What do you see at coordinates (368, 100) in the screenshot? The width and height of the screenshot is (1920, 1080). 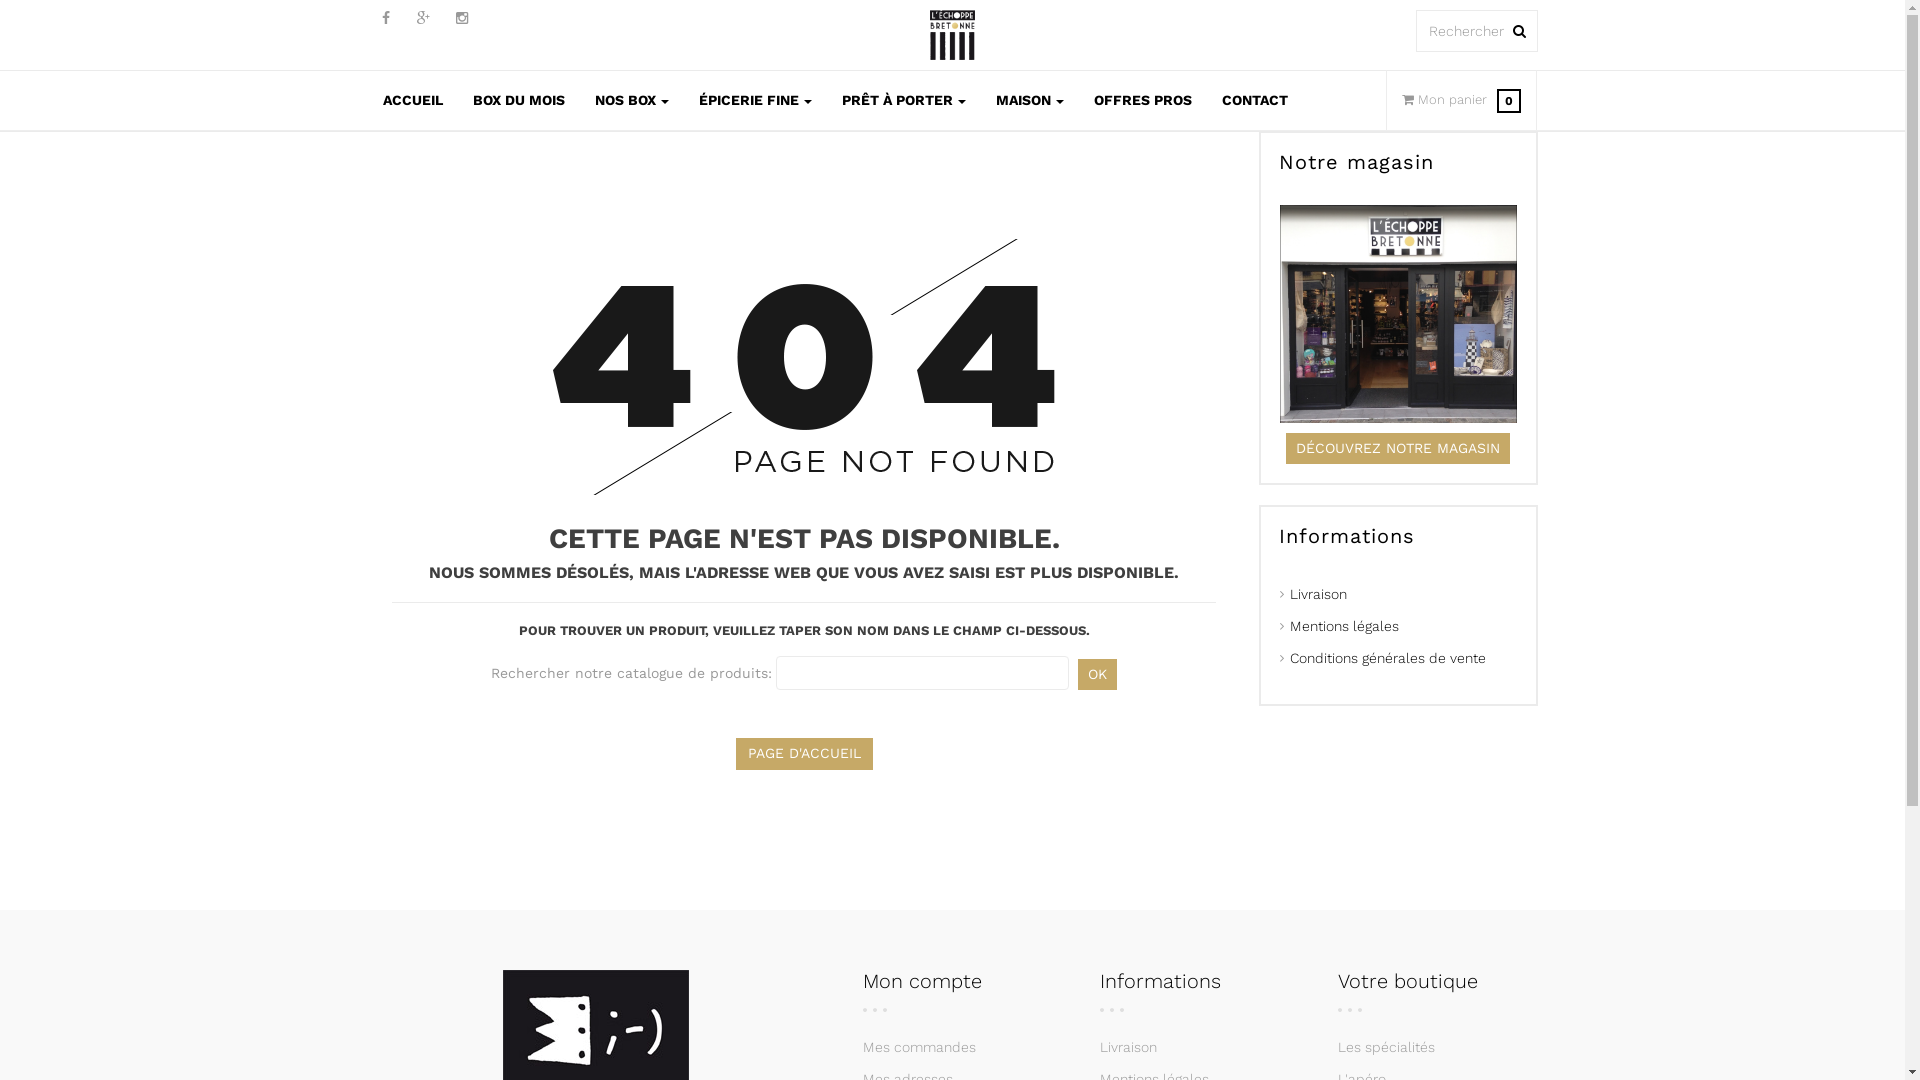 I see `'ACCUEIL'` at bounding box center [368, 100].